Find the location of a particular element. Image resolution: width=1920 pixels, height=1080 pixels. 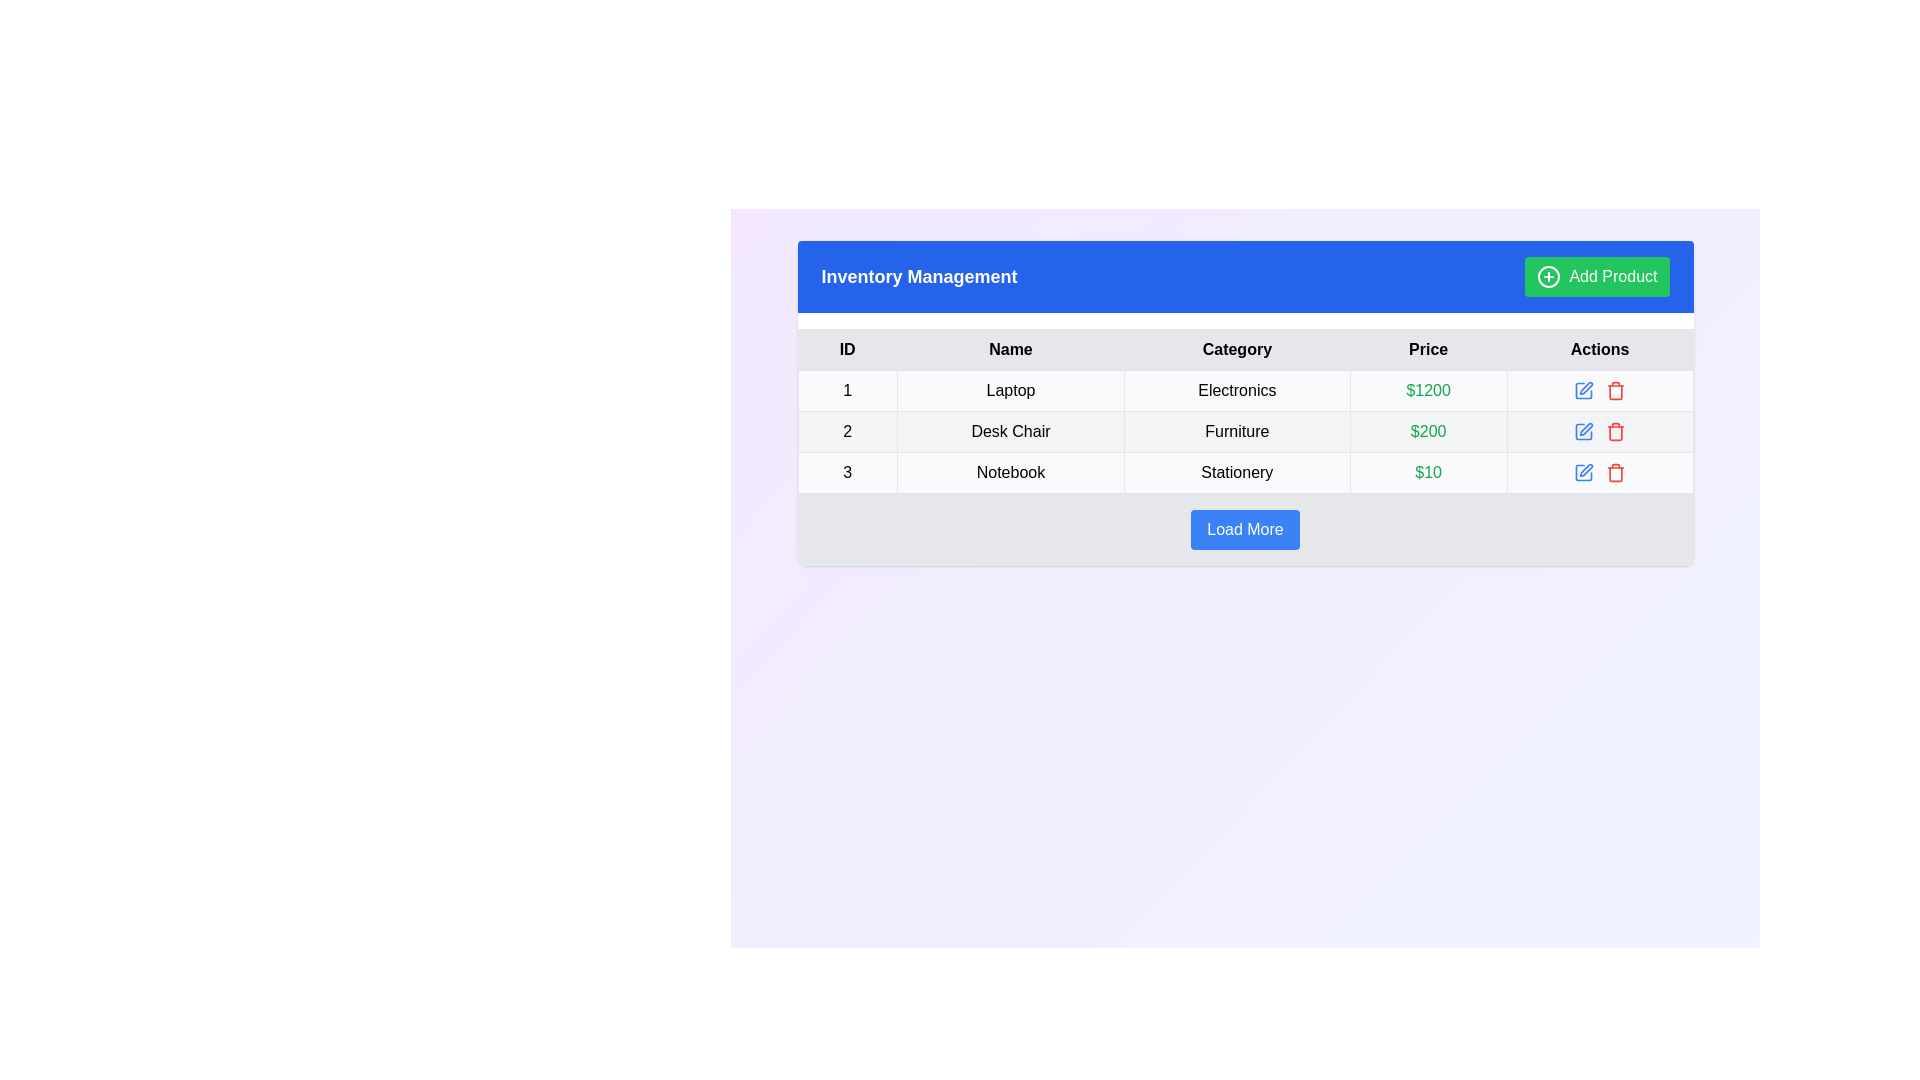

the static text displaying the price '$1200' in the fourth column of the first row of the 'Inventory Management' table is located at coordinates (1427, 390).